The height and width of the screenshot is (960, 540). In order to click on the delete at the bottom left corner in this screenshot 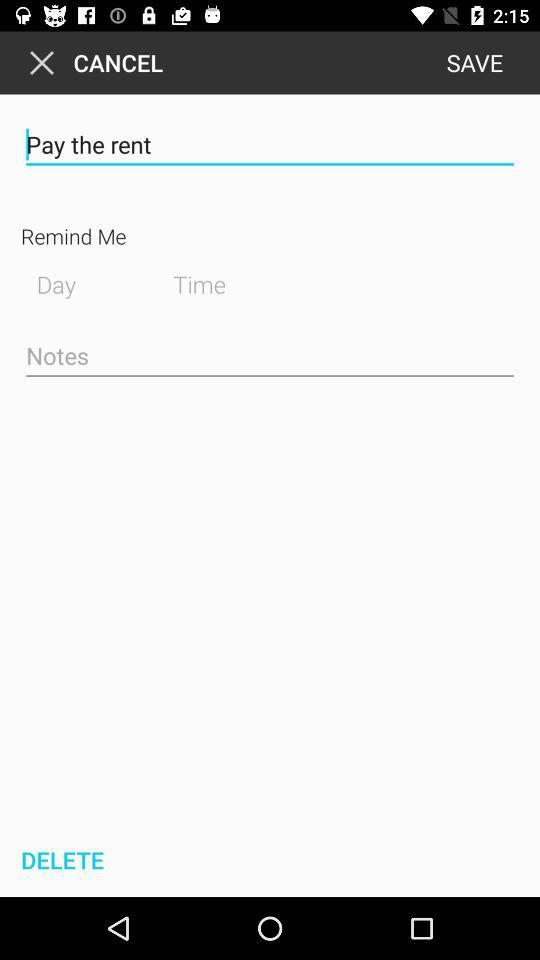, I will do `click(59, 859)`.